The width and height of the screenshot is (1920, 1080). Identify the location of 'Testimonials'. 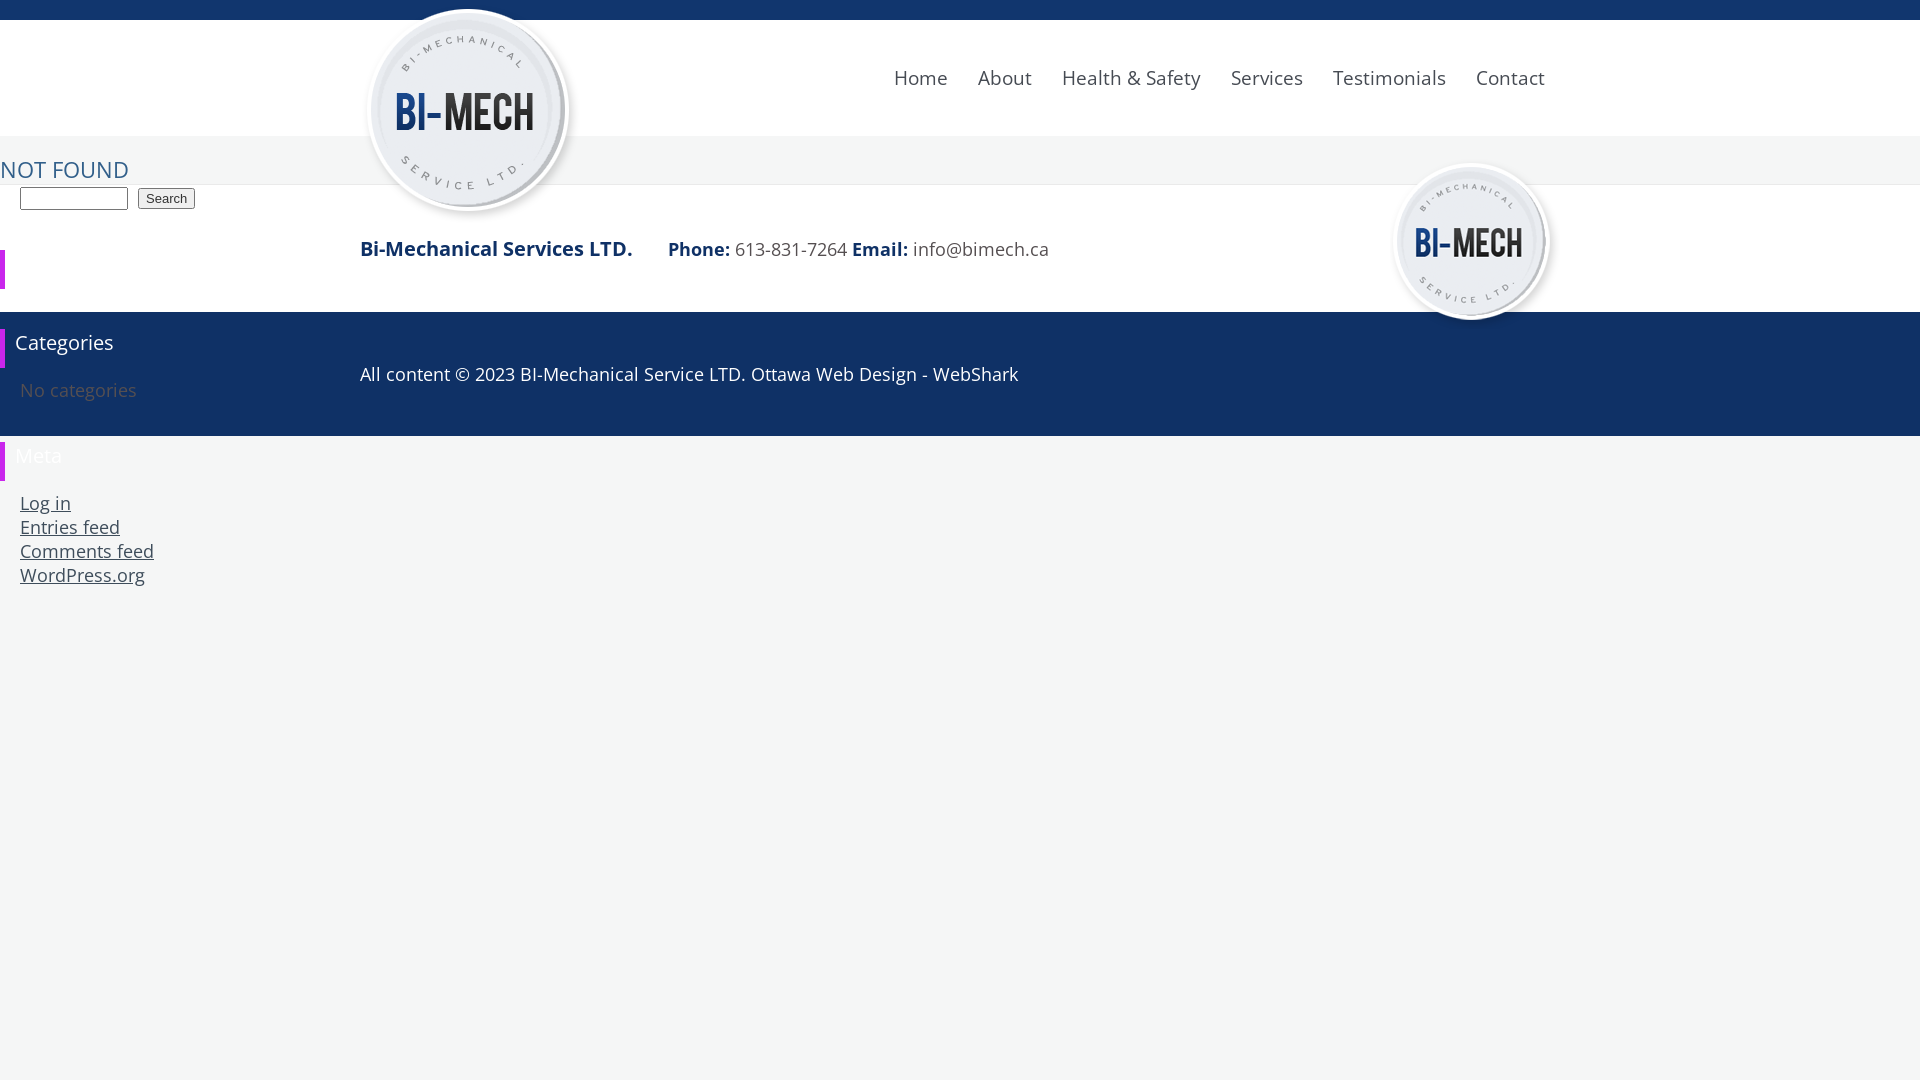
(1388, 76).